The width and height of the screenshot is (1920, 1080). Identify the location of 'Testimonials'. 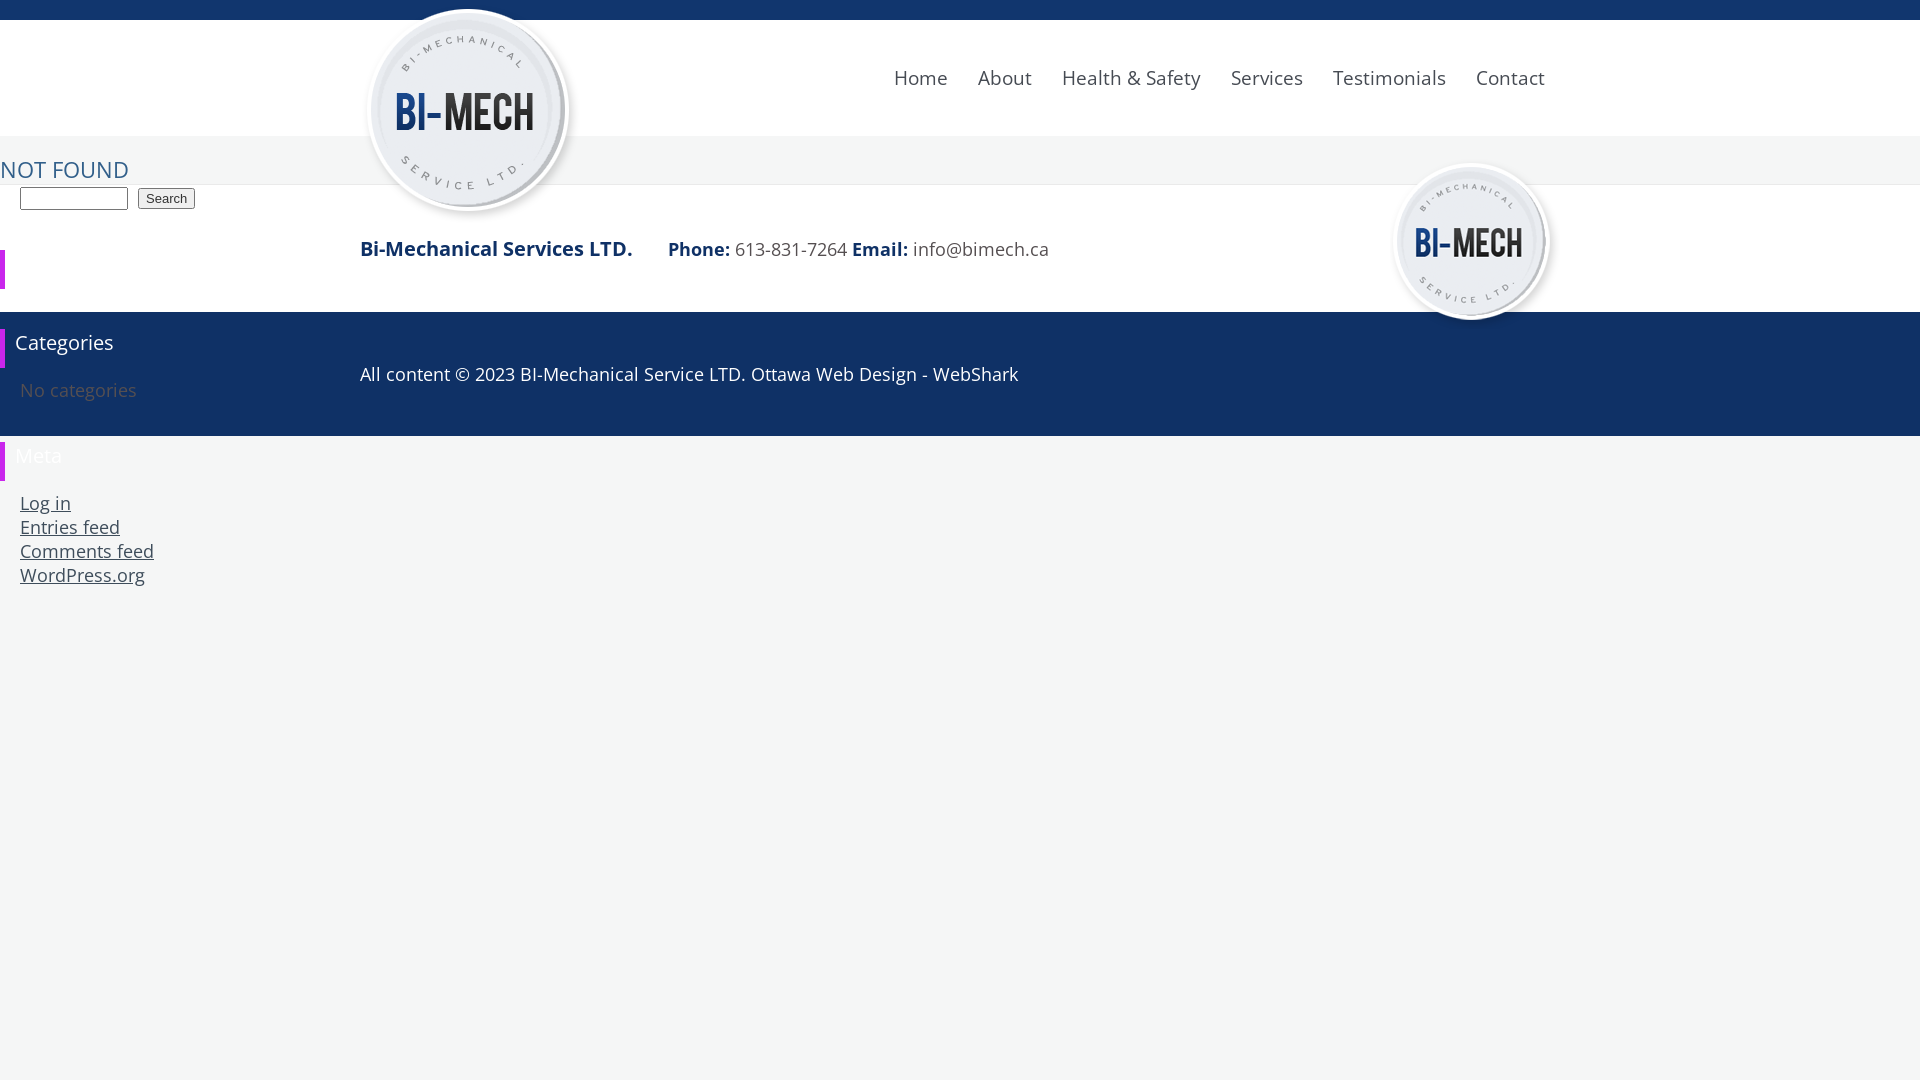
(1388, 76).